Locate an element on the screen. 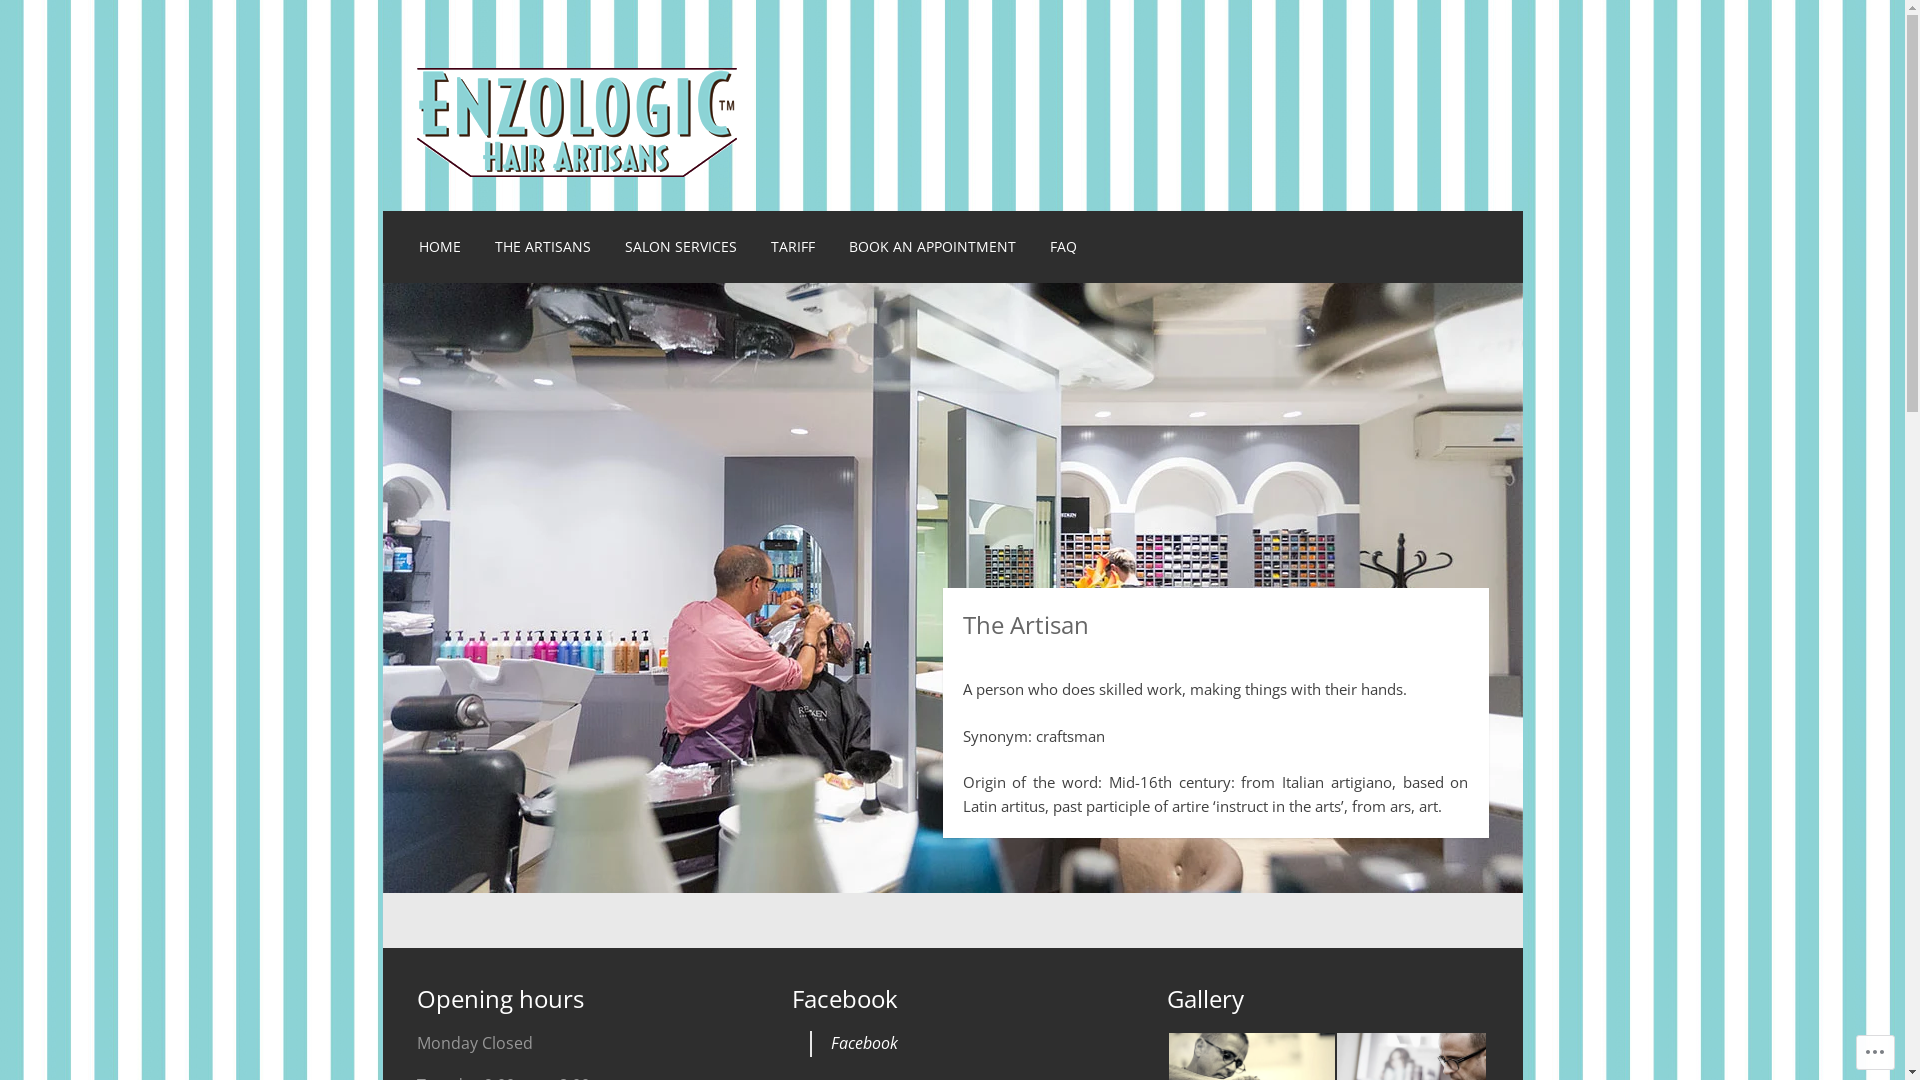 The image size is (1920, 1080). 'SALON SERVICES' is located at coordinates (681, 245).